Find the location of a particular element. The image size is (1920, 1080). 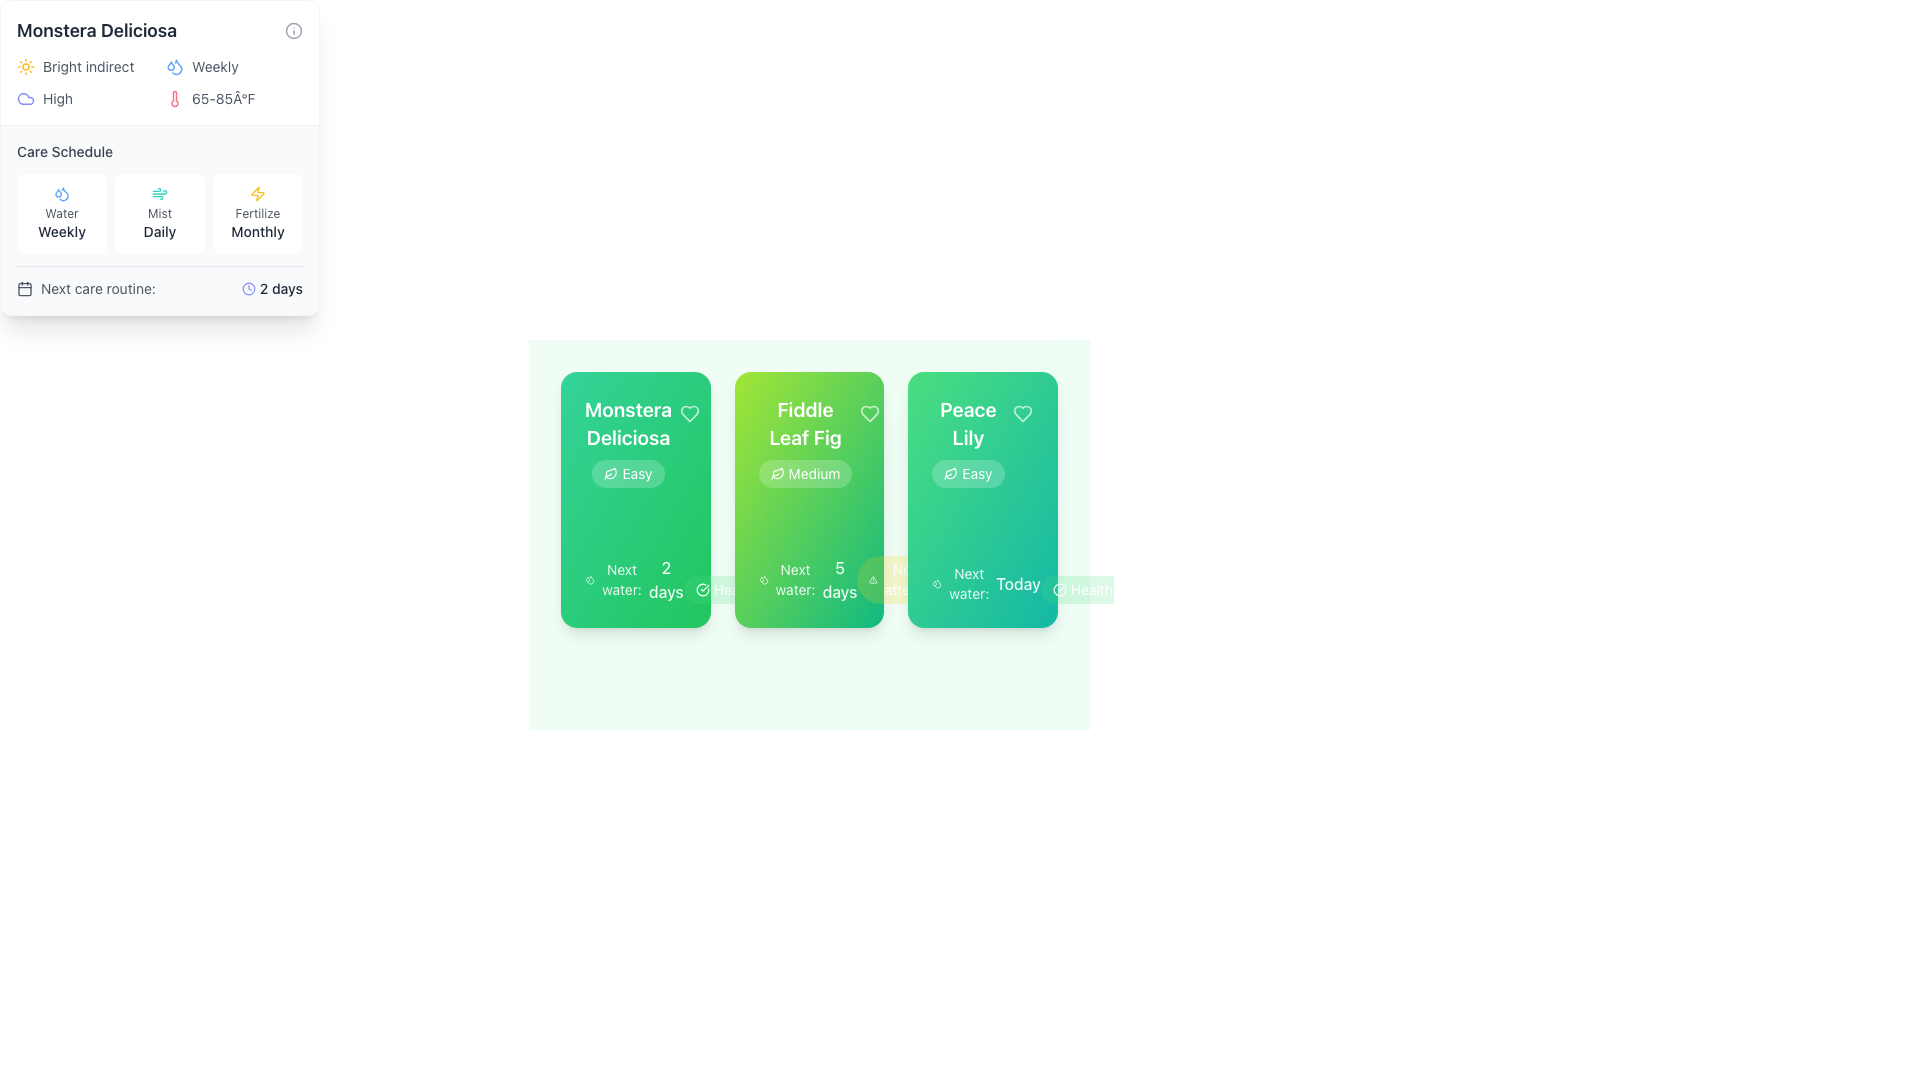

the favorite button with a heart icon located in the top-right corner of the 'Peace Lily' card to trigger a visual effect is located at coordinates (1022, 412).